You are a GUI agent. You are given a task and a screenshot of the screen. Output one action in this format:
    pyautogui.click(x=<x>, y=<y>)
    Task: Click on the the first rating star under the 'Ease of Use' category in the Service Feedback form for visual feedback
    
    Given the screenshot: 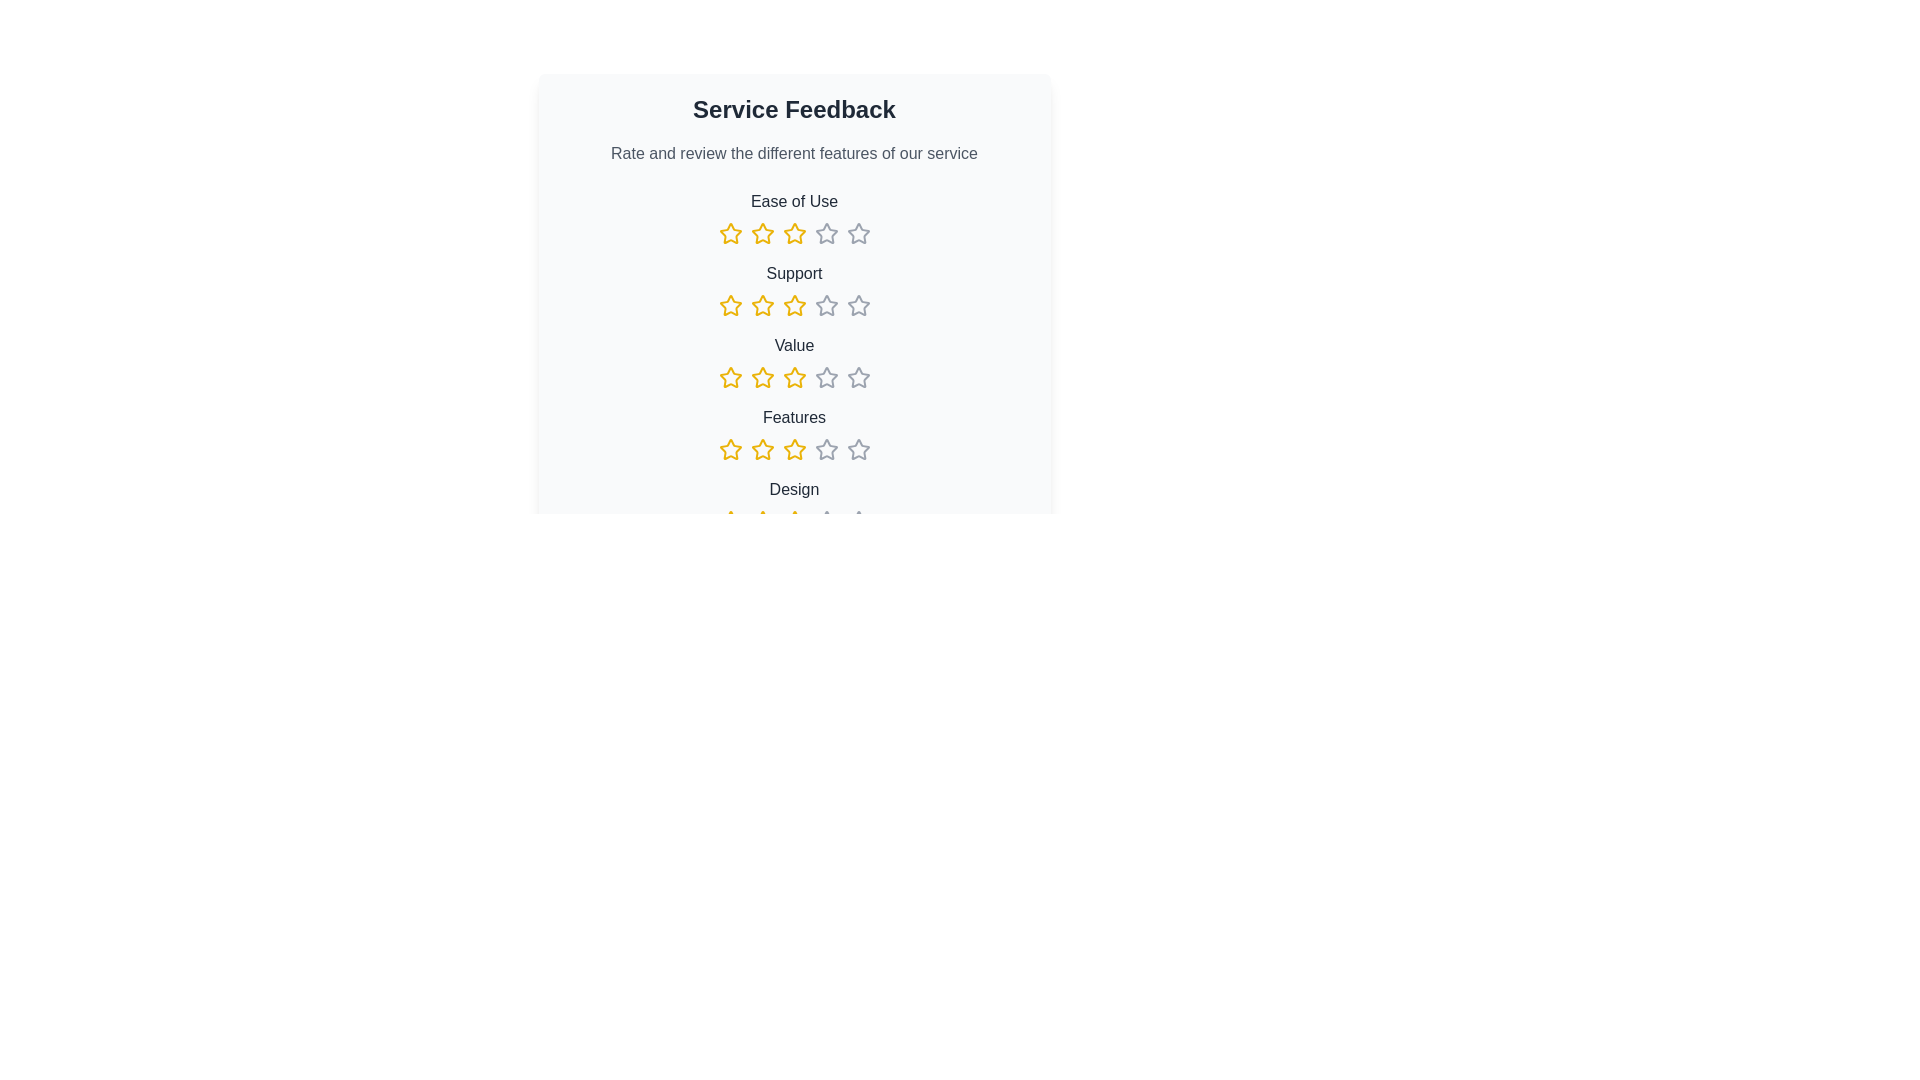 What is the action you would take?
    pyautogui.click(x=729, y=232)
    